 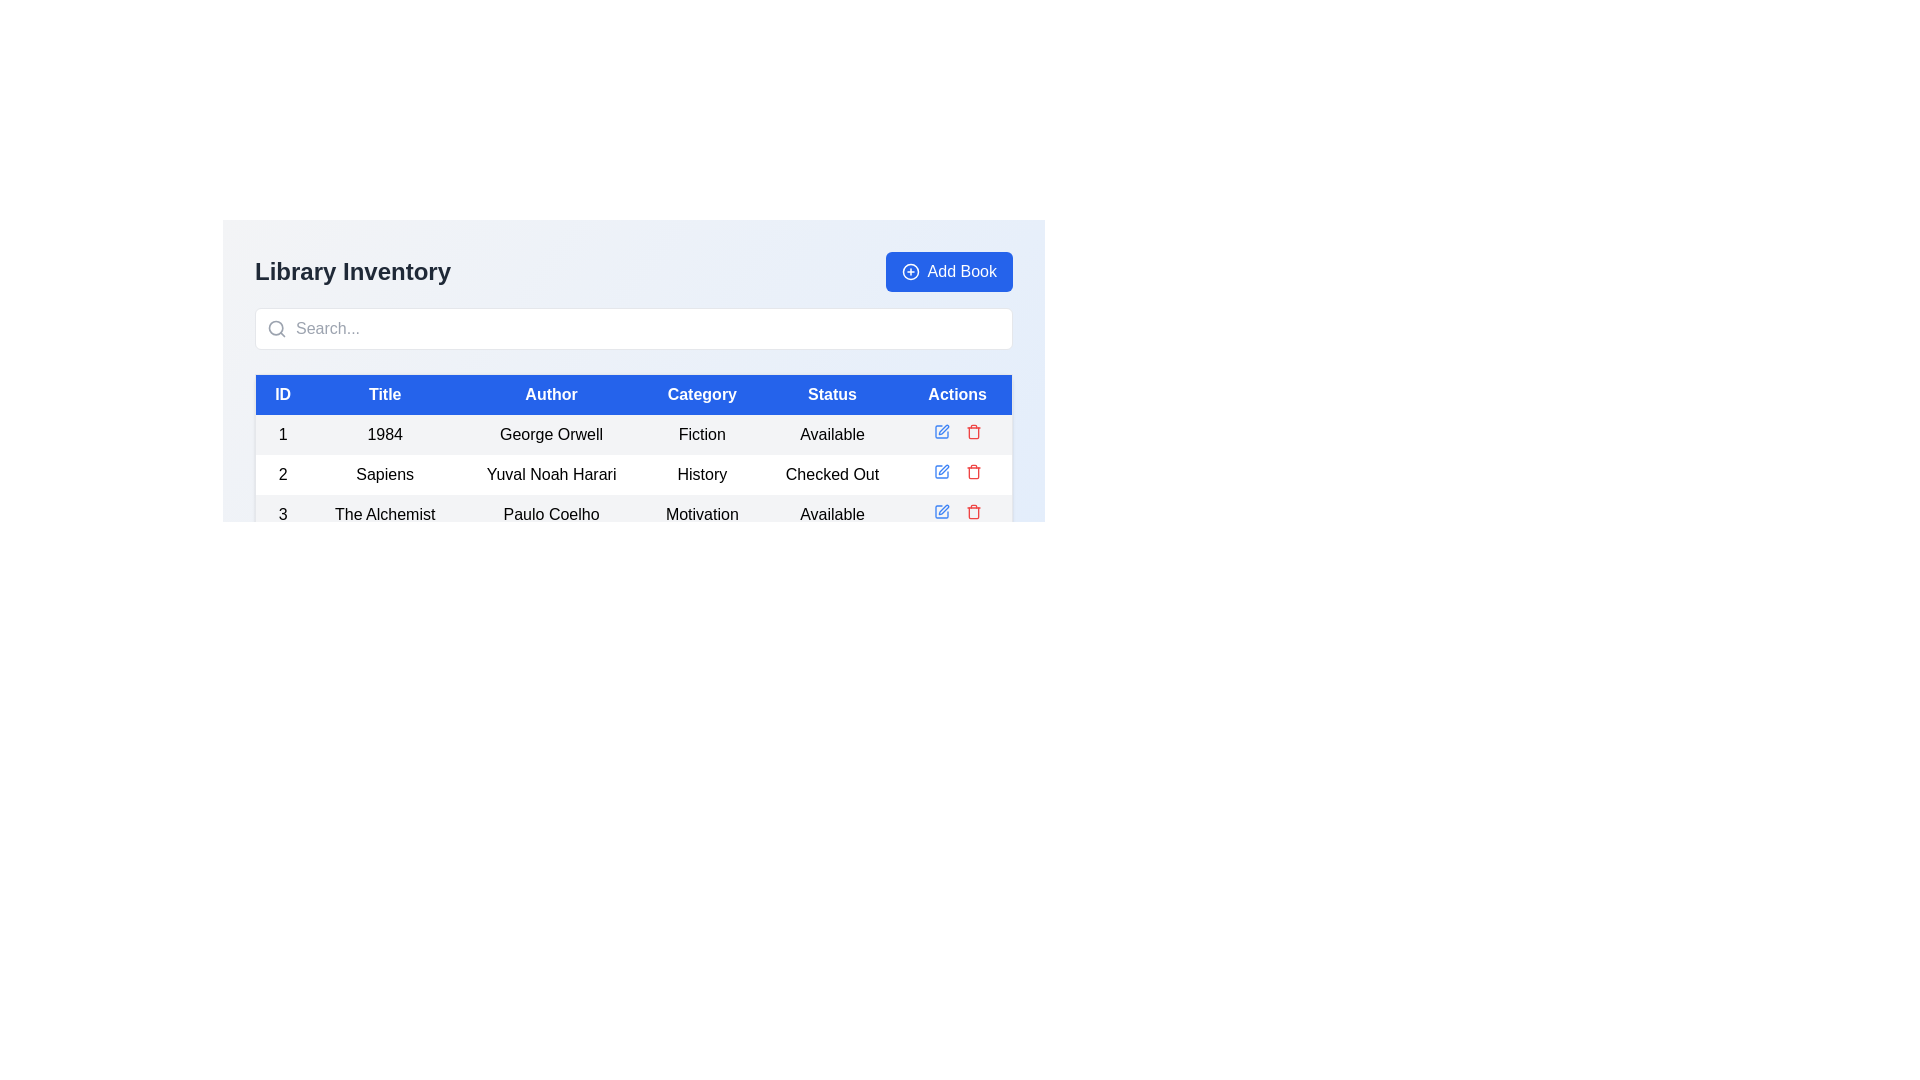 I want to click on the blue edit icon button, which resembles a pen, located, so click(x=940, y=471).